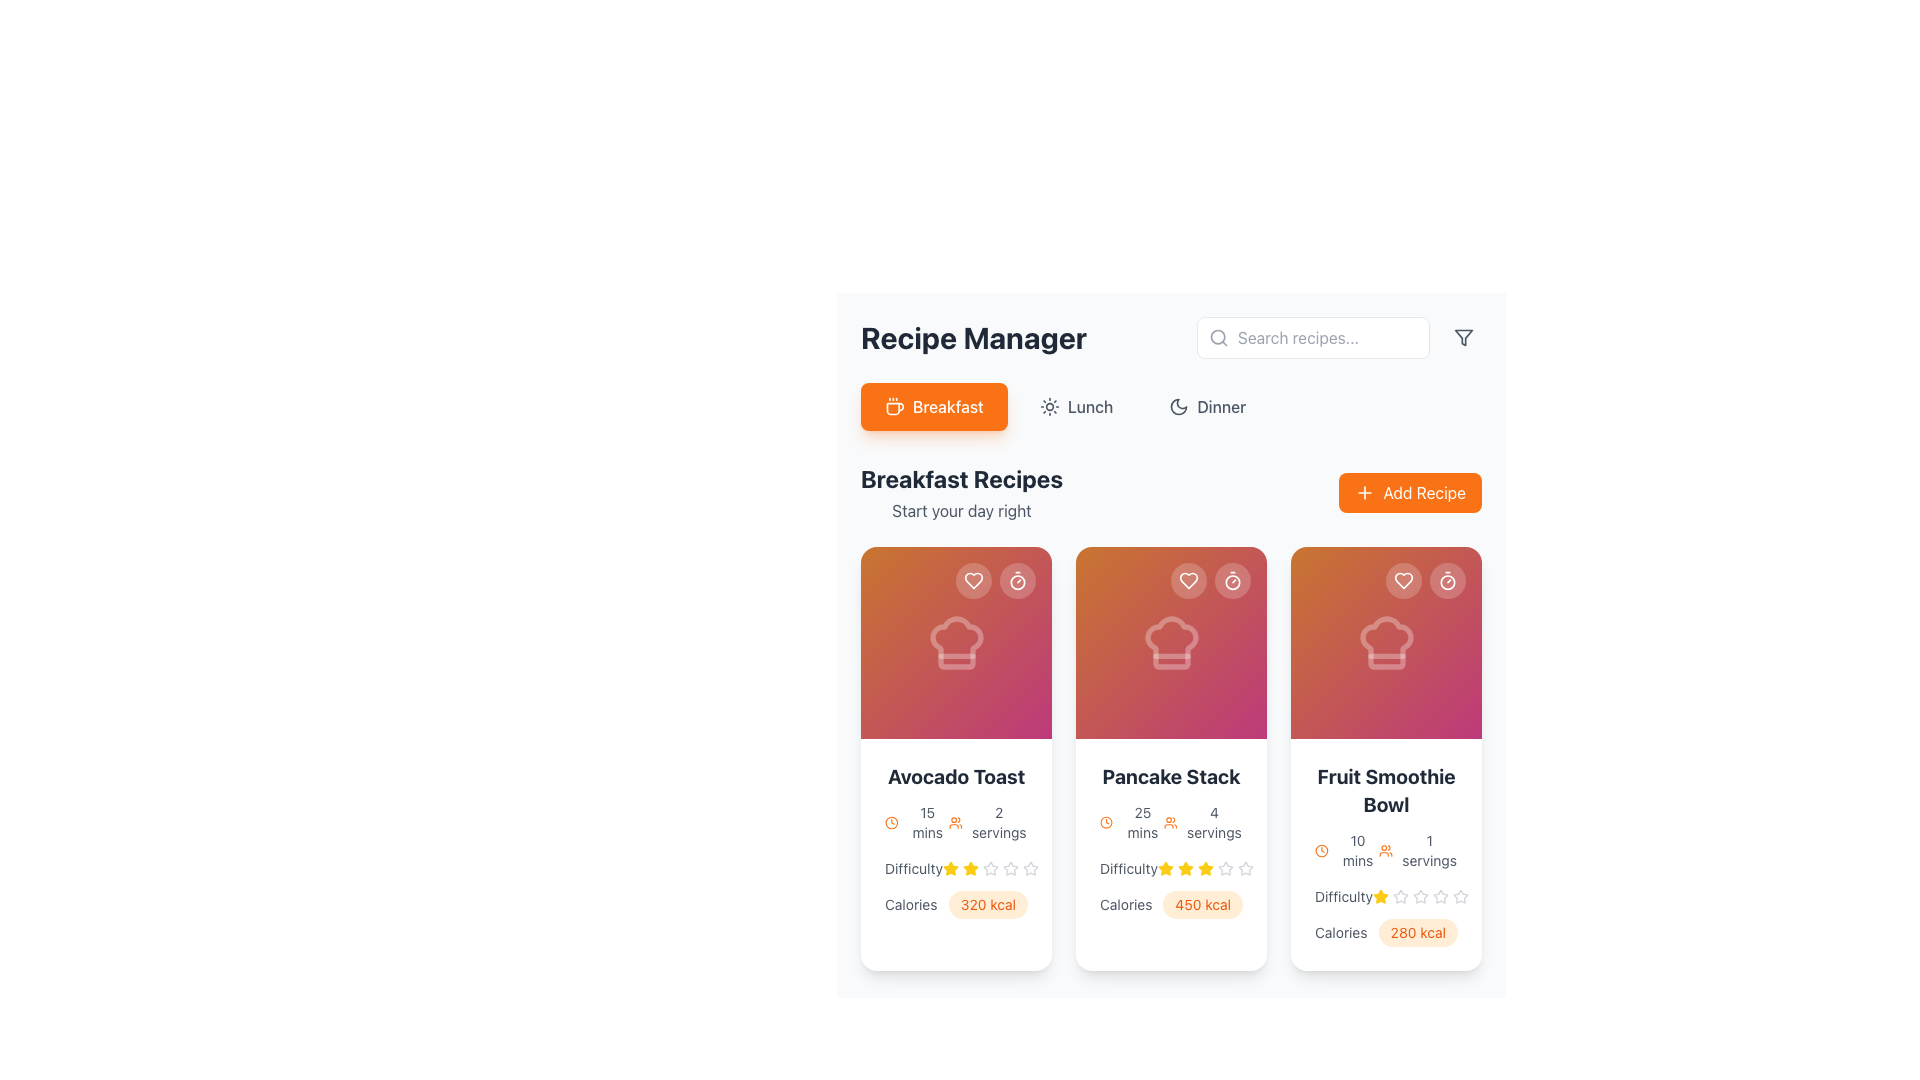 The height and width of the screenshot is (1080, 1920). What do you see at coordinates (915, 822) in the screenshot?
I see `the non-interactive text label displaying the preparation time for the recipe 'Avocado Toast', located below the title and next to an orange clock icon` at bounding box center [915, 822].